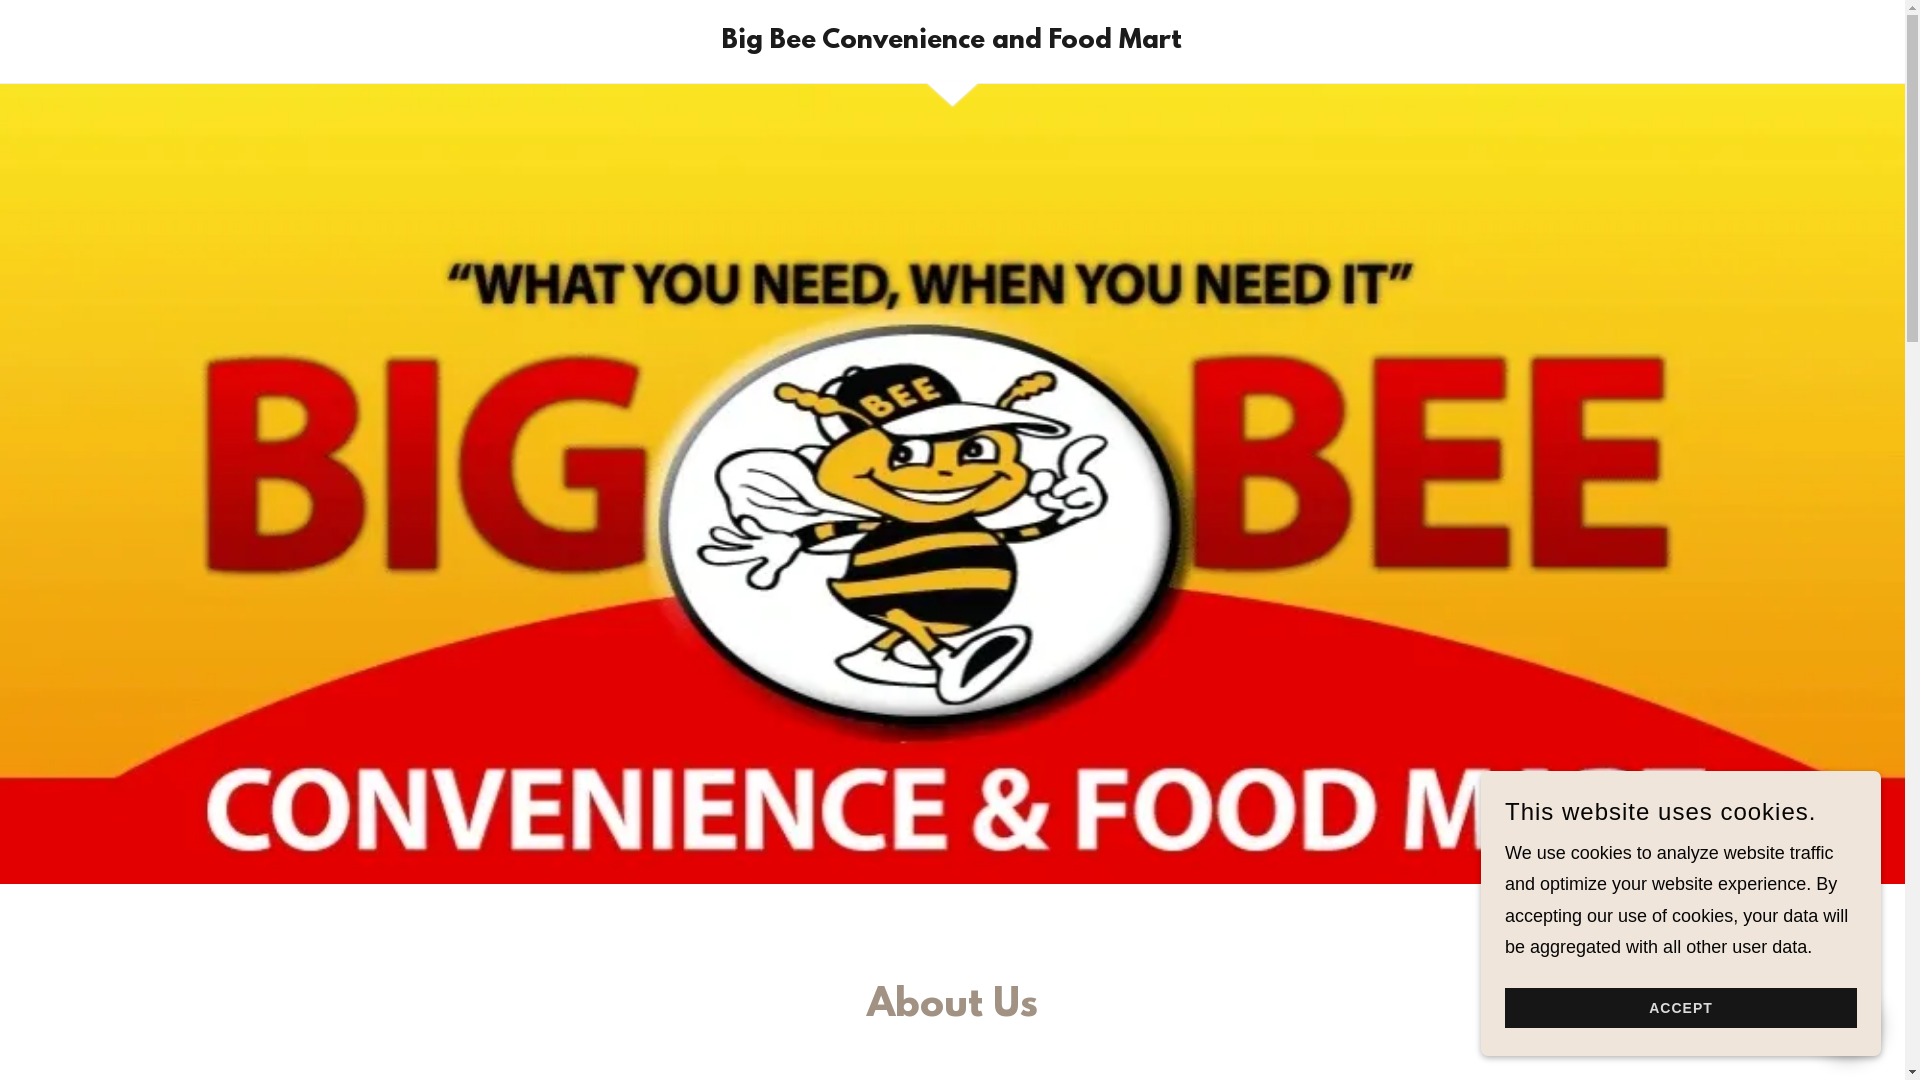 The width and height of the screenshot is (1920, 1080). Describe the element at coordinates (1680, 1007) in the screenshot. I see `'ACCEPT'` at that location.